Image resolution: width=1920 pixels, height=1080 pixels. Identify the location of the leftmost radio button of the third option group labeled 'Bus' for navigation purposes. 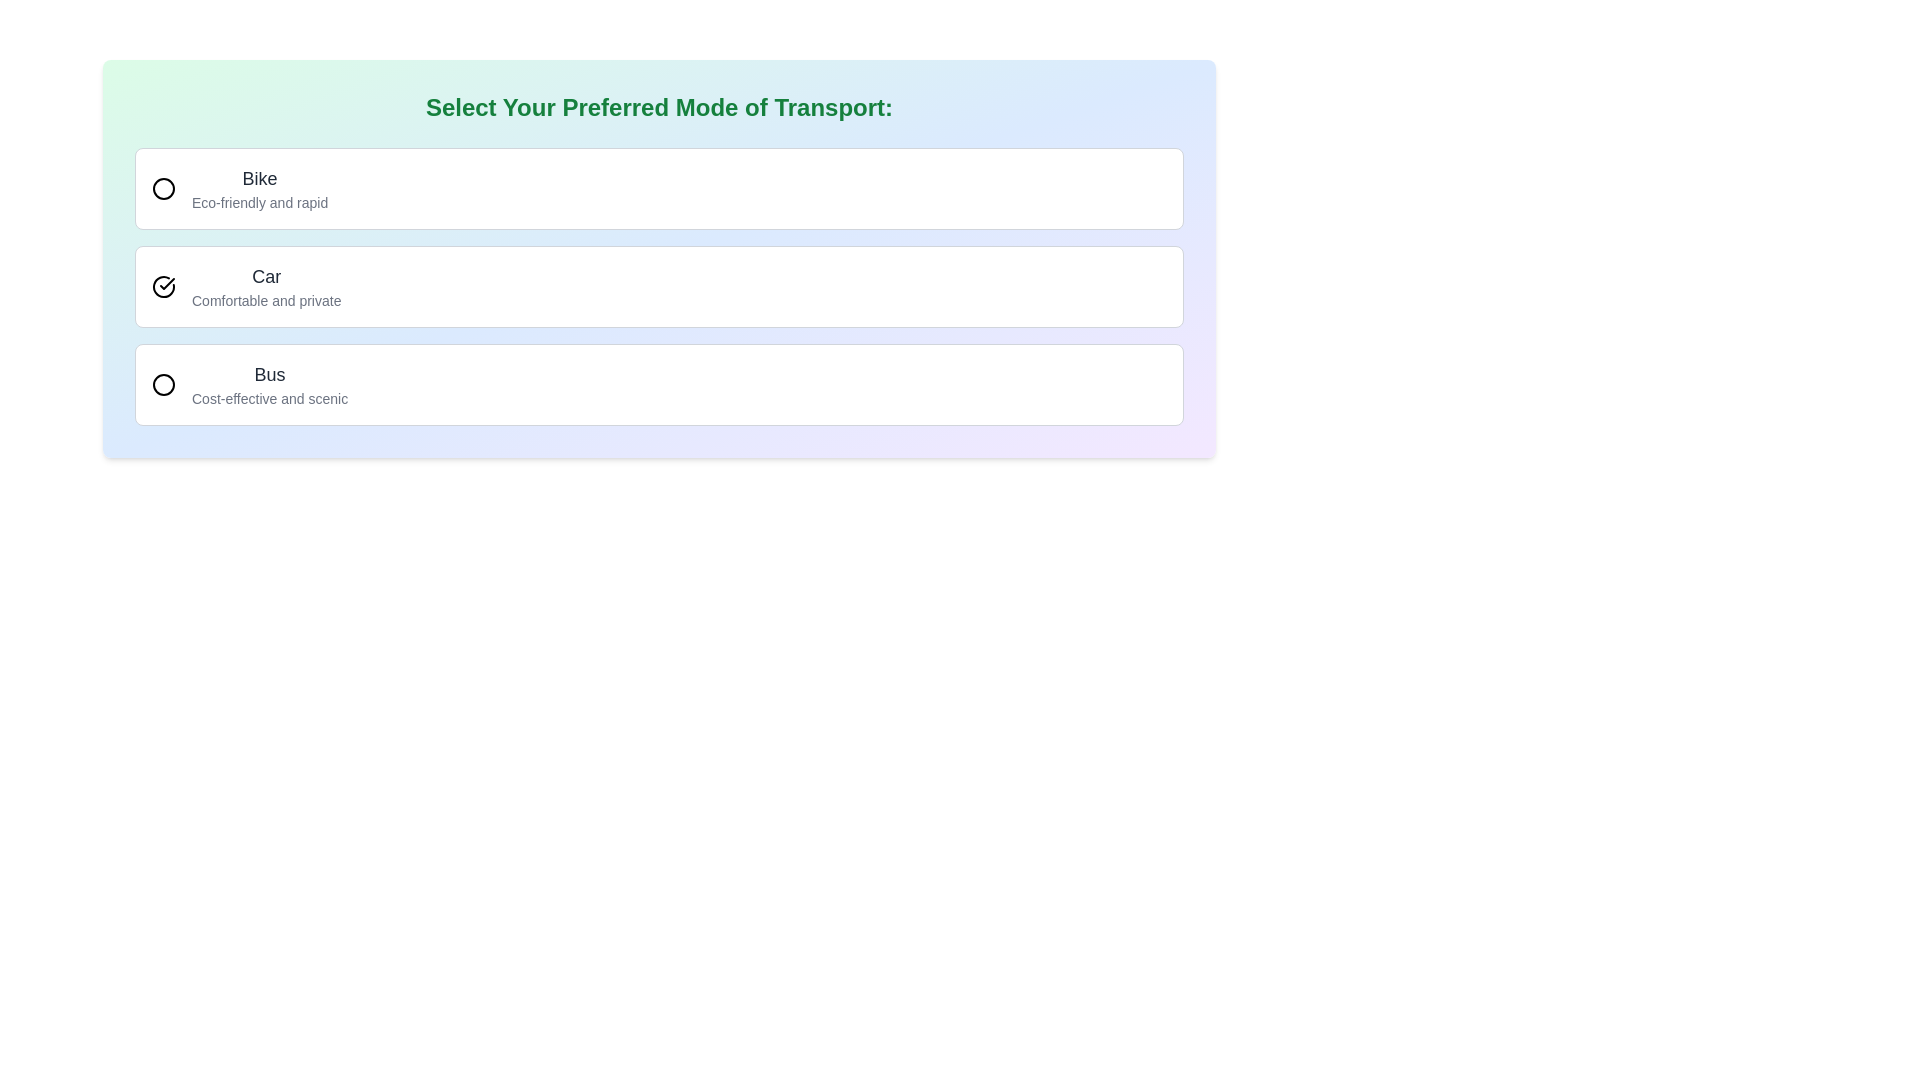
(163, 385).